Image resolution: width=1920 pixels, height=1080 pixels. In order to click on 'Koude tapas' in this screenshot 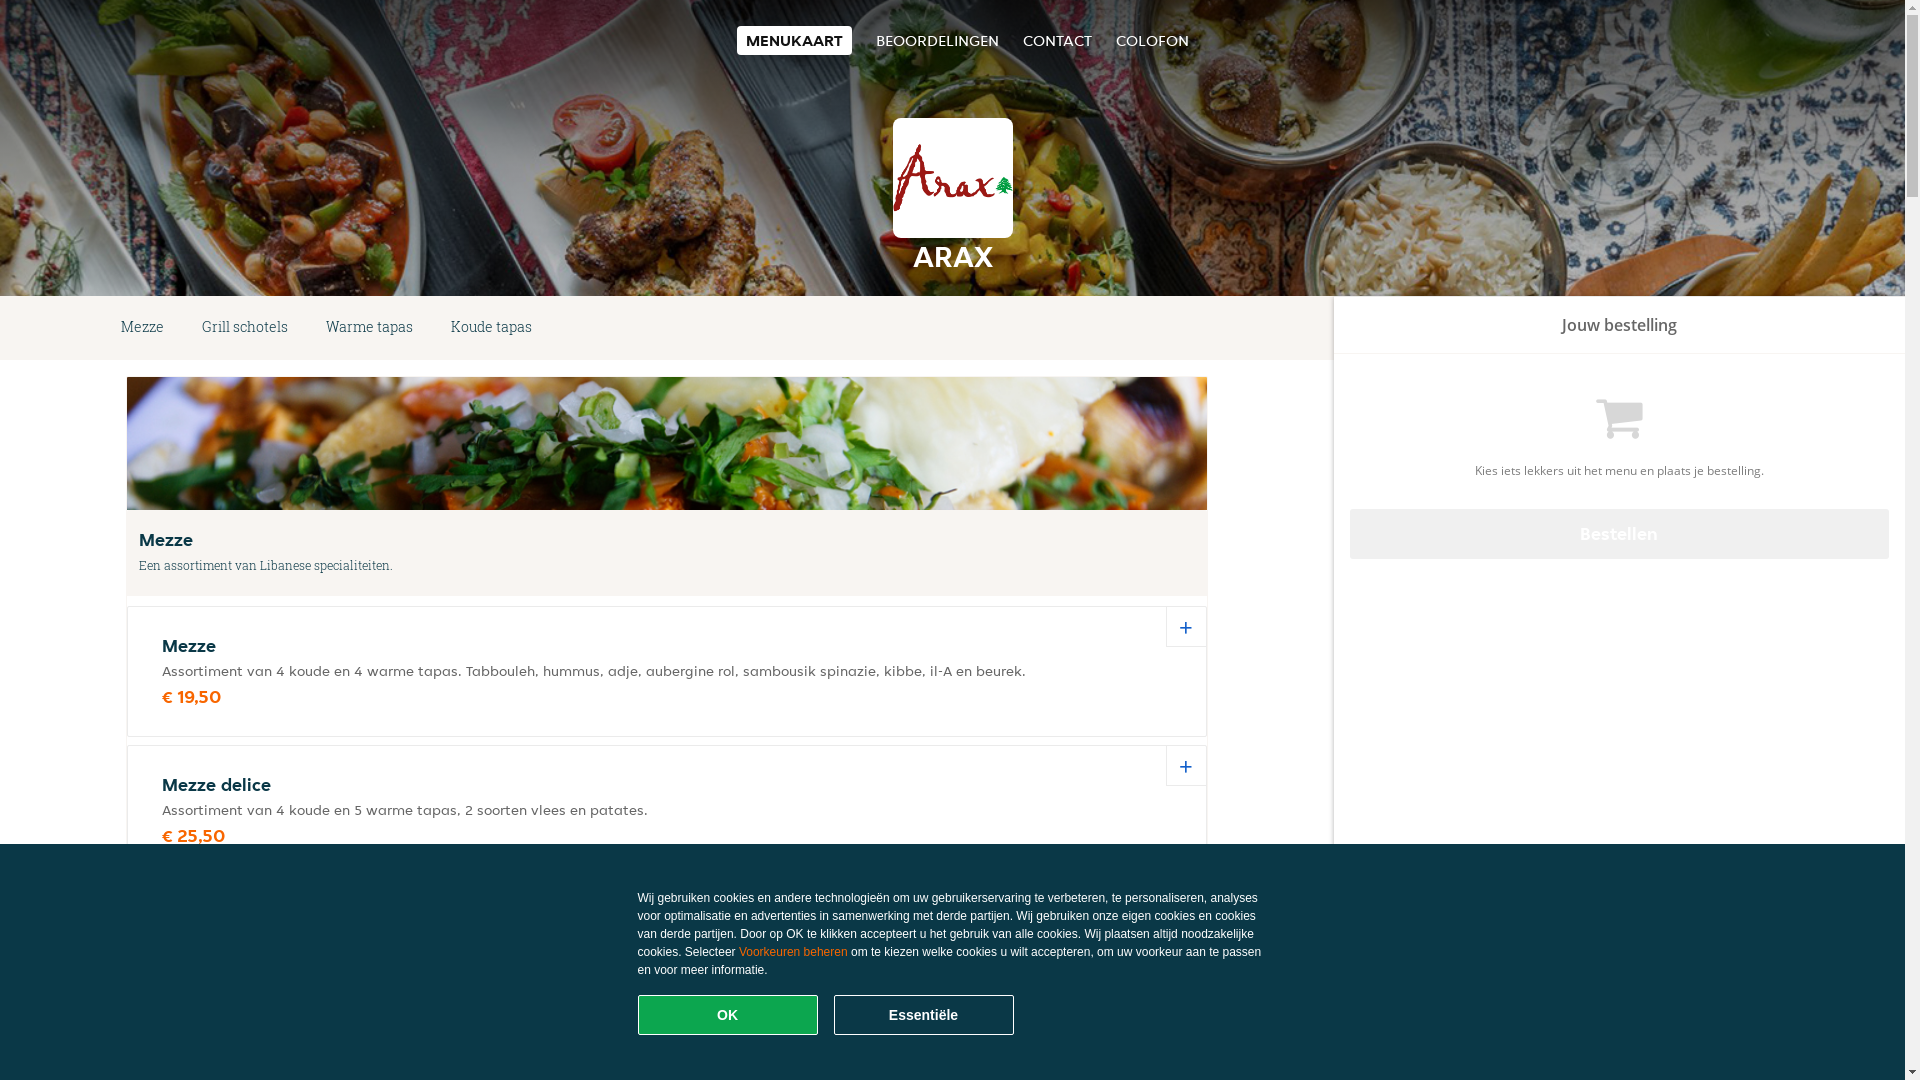, I will do `click(491, 326)`.